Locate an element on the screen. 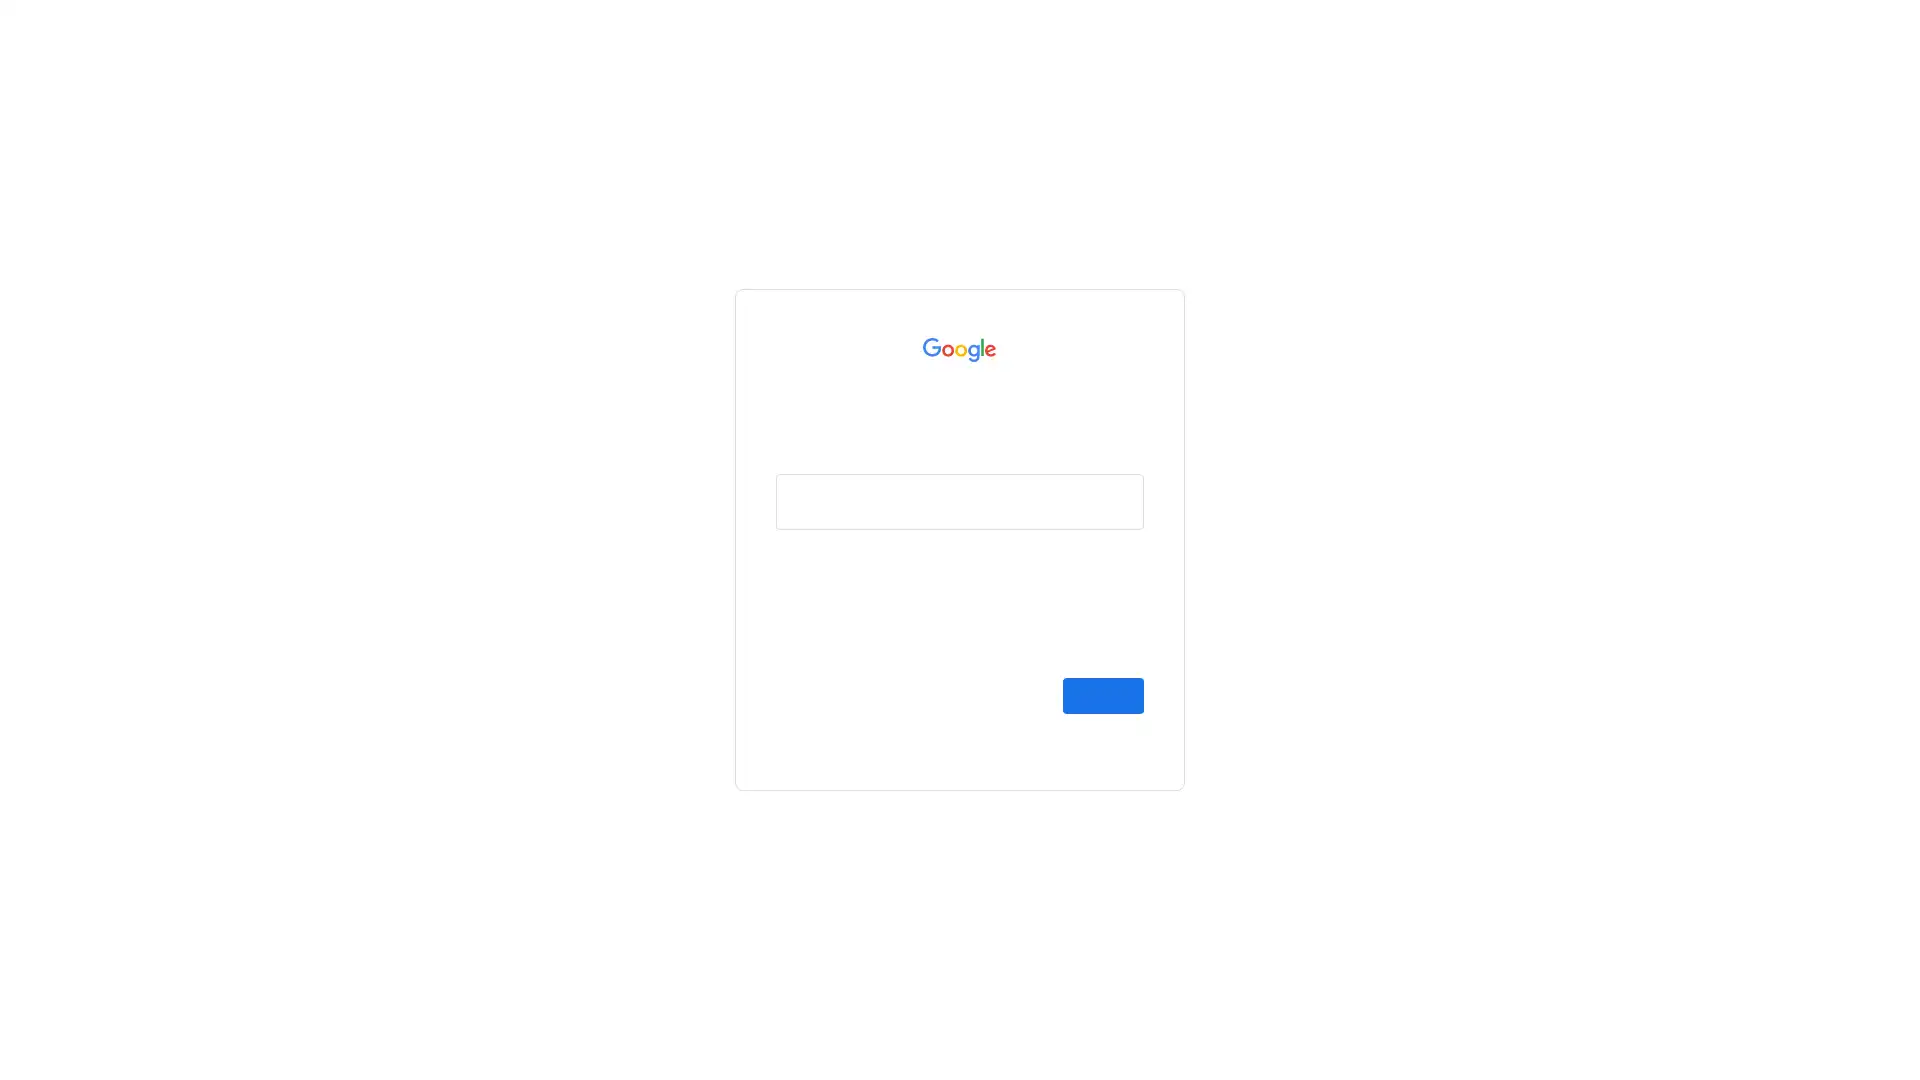  Next is located at coordinates (1103, 693).